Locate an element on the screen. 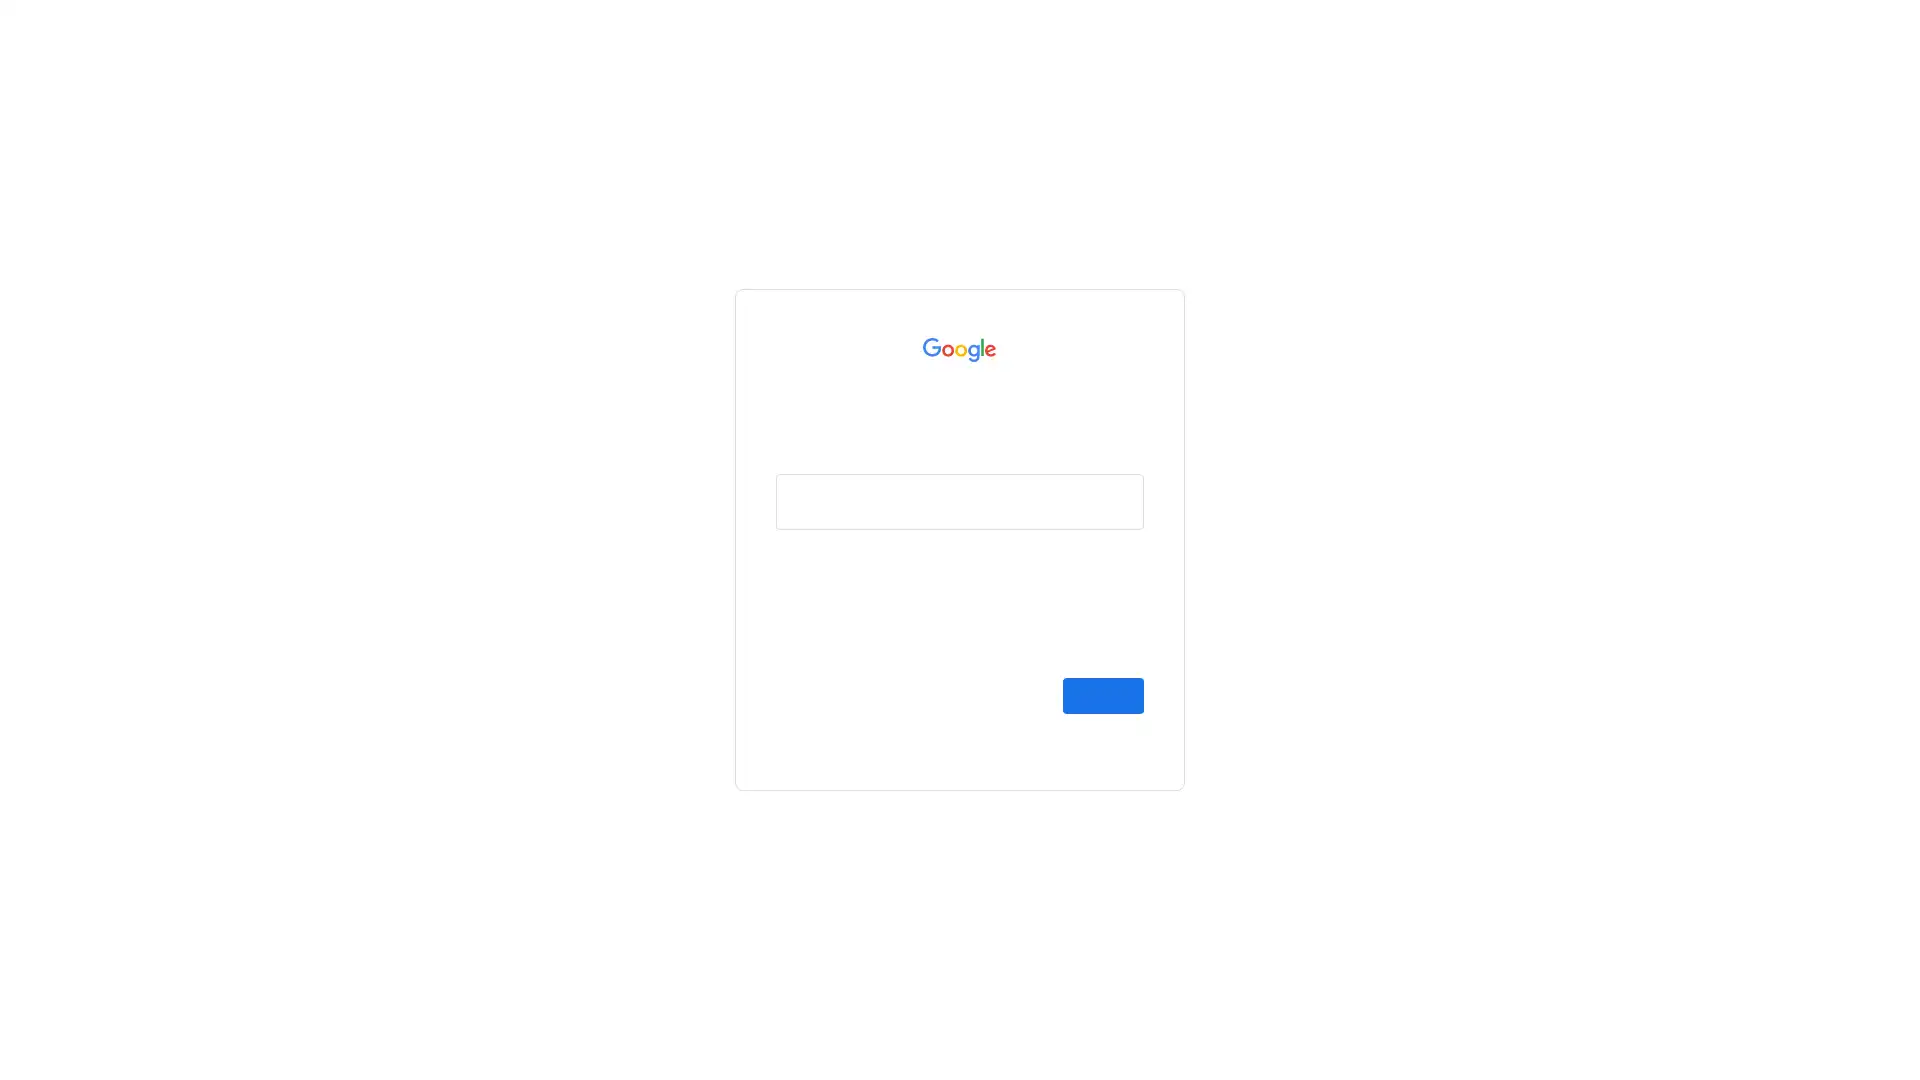  Next is located at coordinates (1103, 693).